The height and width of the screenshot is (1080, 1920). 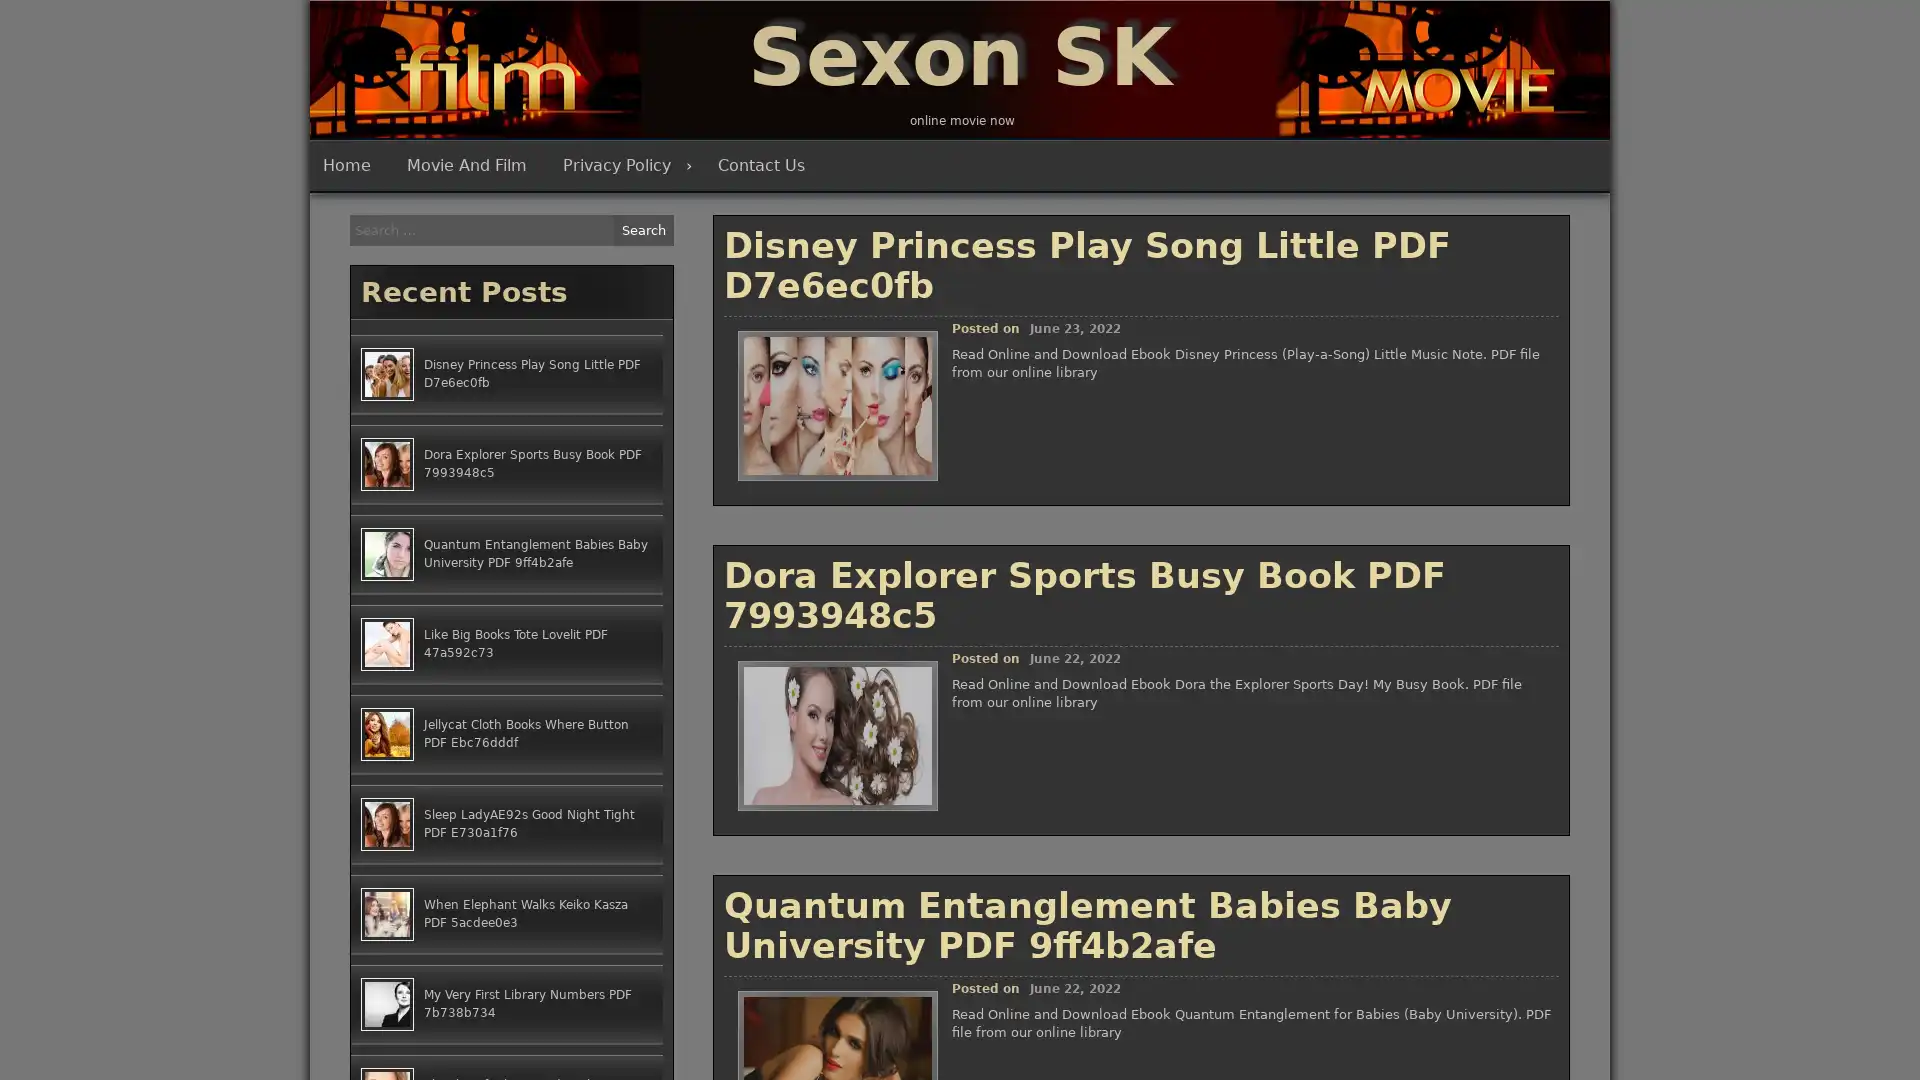 What do you see at coordinates (643, 229) in the screenshot?
I see `Search` at bounding box center [643, 229].